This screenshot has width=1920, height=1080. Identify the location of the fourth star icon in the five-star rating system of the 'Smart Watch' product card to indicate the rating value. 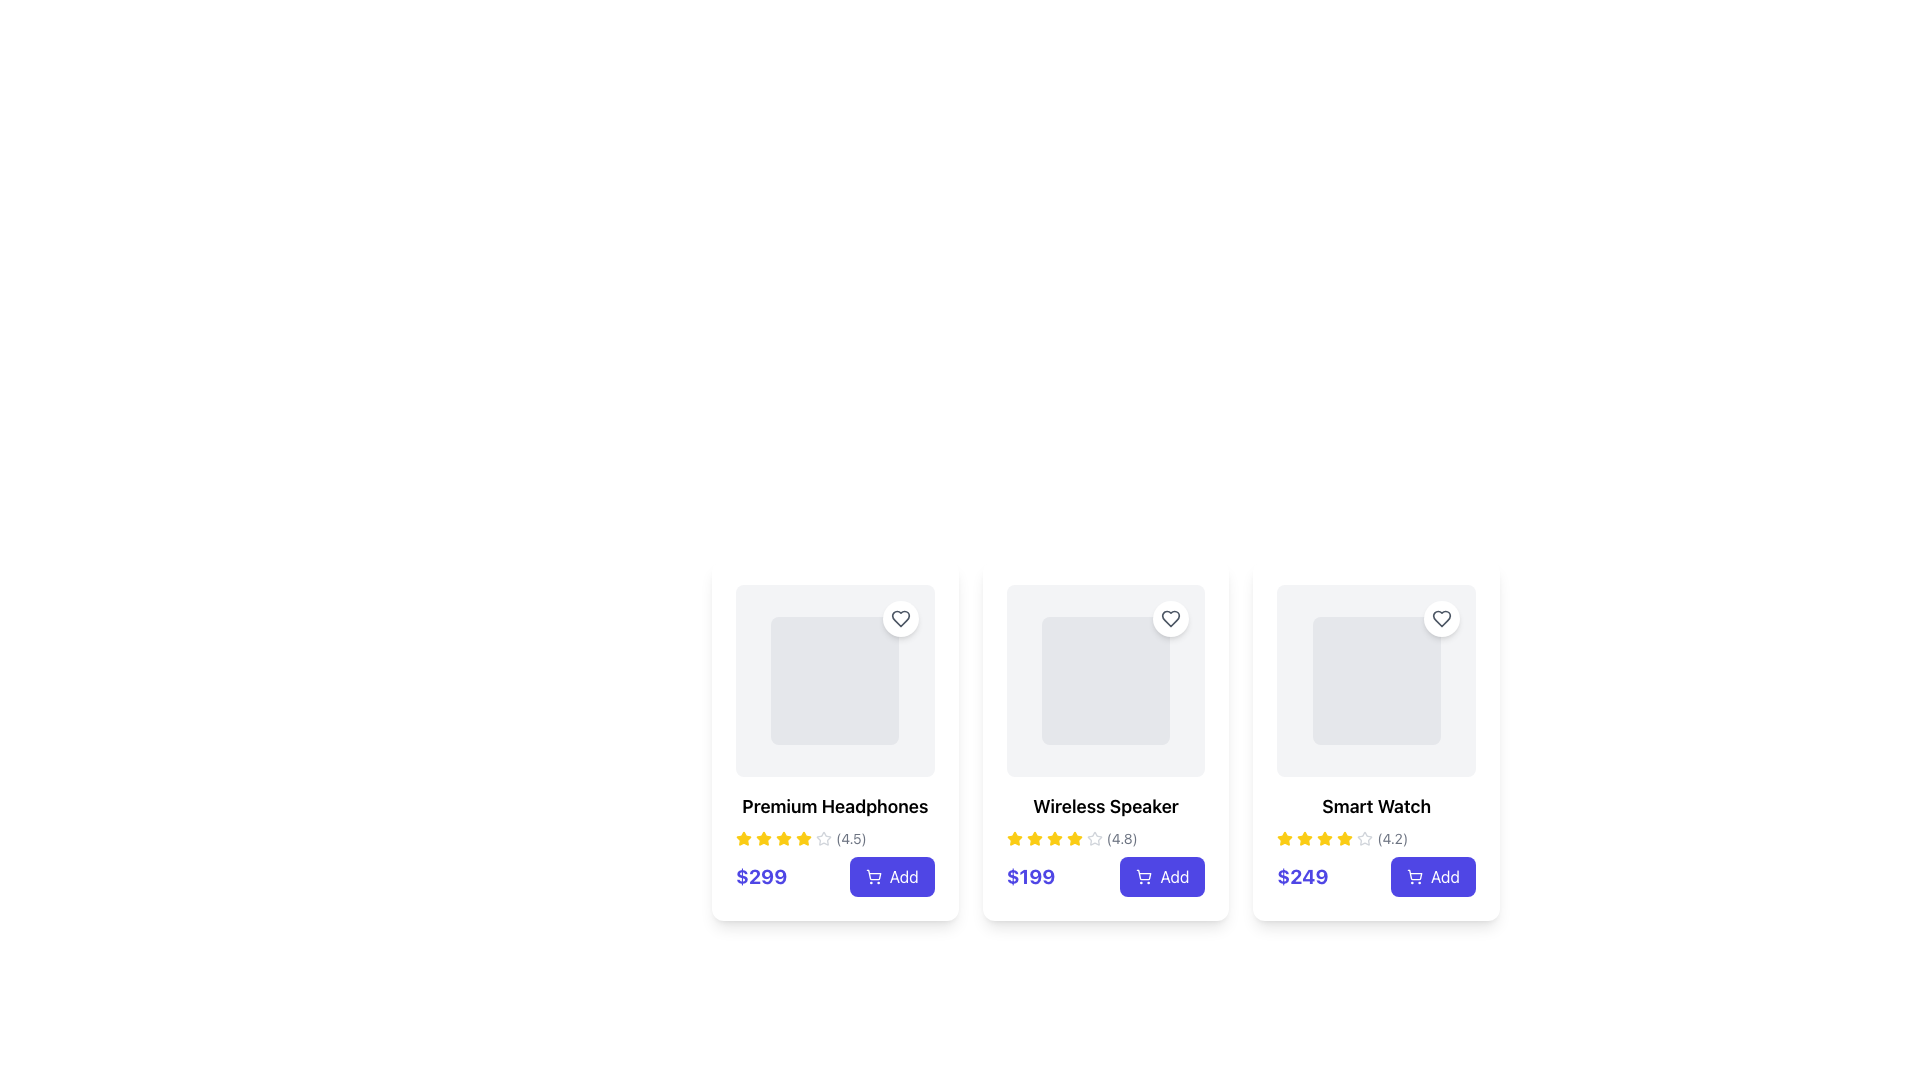
(1345, 839).